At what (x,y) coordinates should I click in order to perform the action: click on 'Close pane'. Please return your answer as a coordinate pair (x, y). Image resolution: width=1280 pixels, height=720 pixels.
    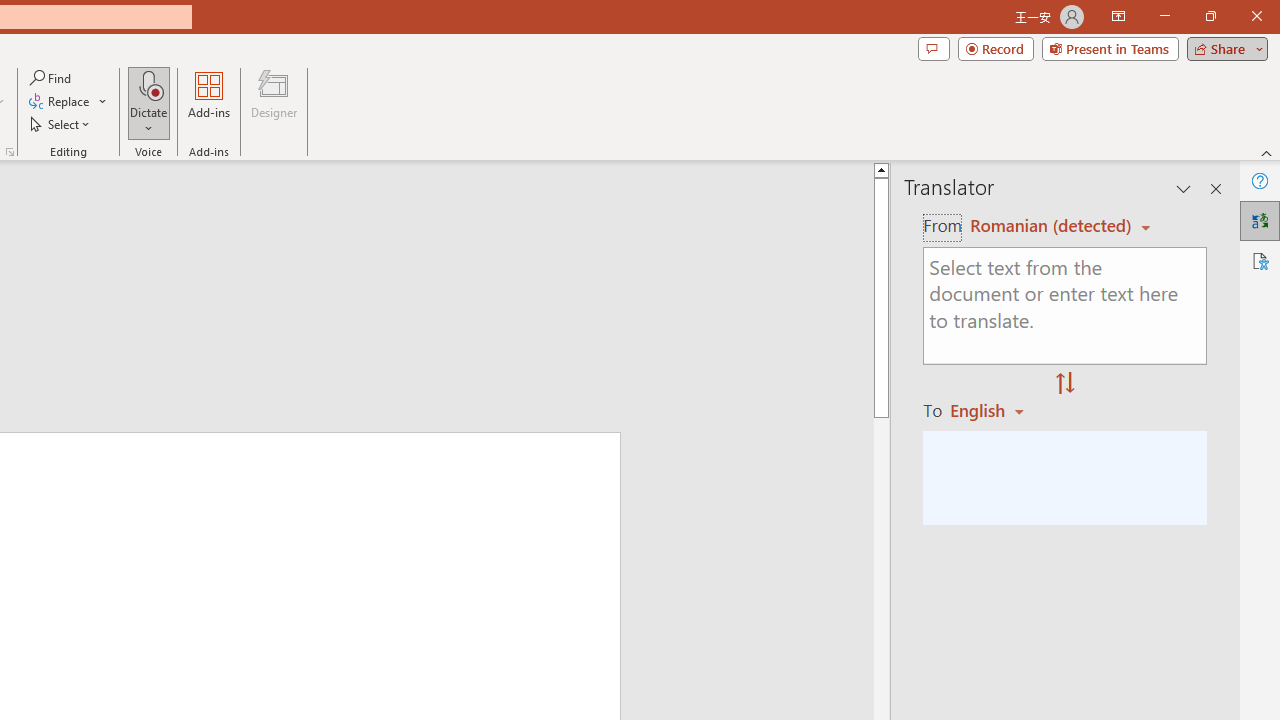
    Looking at the image, I should click on (1215, 189).